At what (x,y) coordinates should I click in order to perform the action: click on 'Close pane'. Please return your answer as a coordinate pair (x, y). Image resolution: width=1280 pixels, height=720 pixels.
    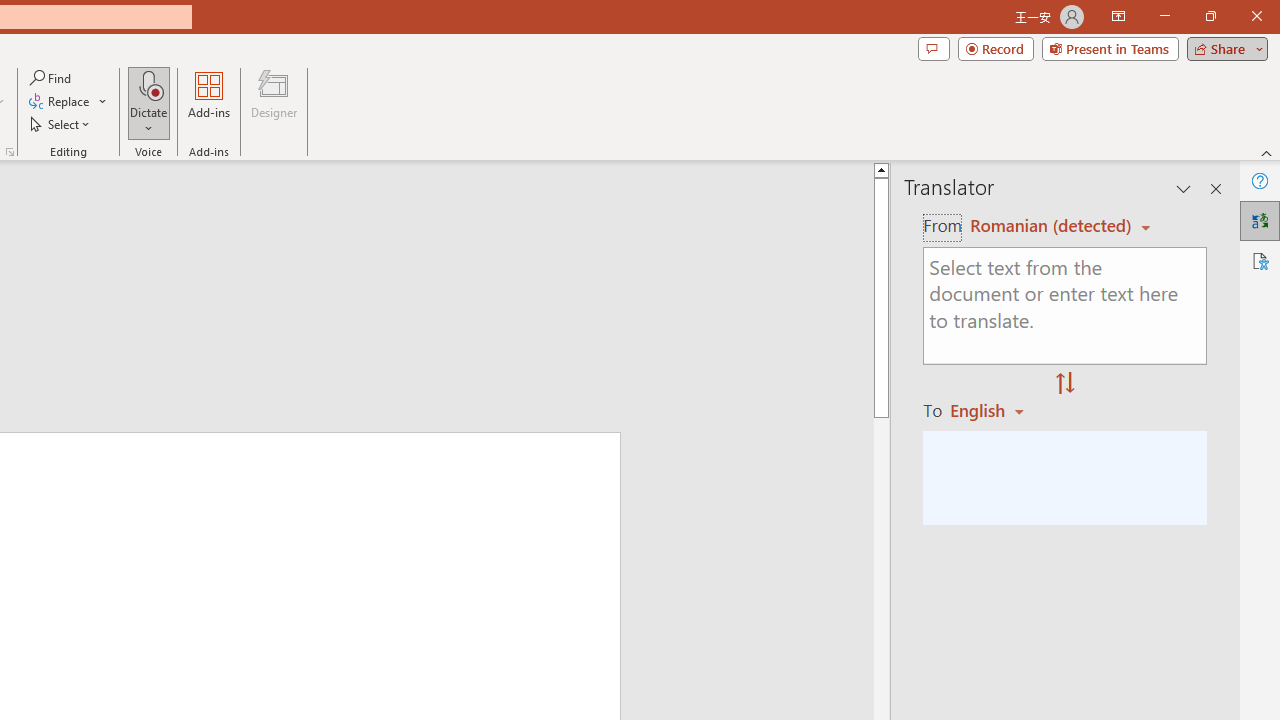
    Looking at the image, I should click on (1215, 189).